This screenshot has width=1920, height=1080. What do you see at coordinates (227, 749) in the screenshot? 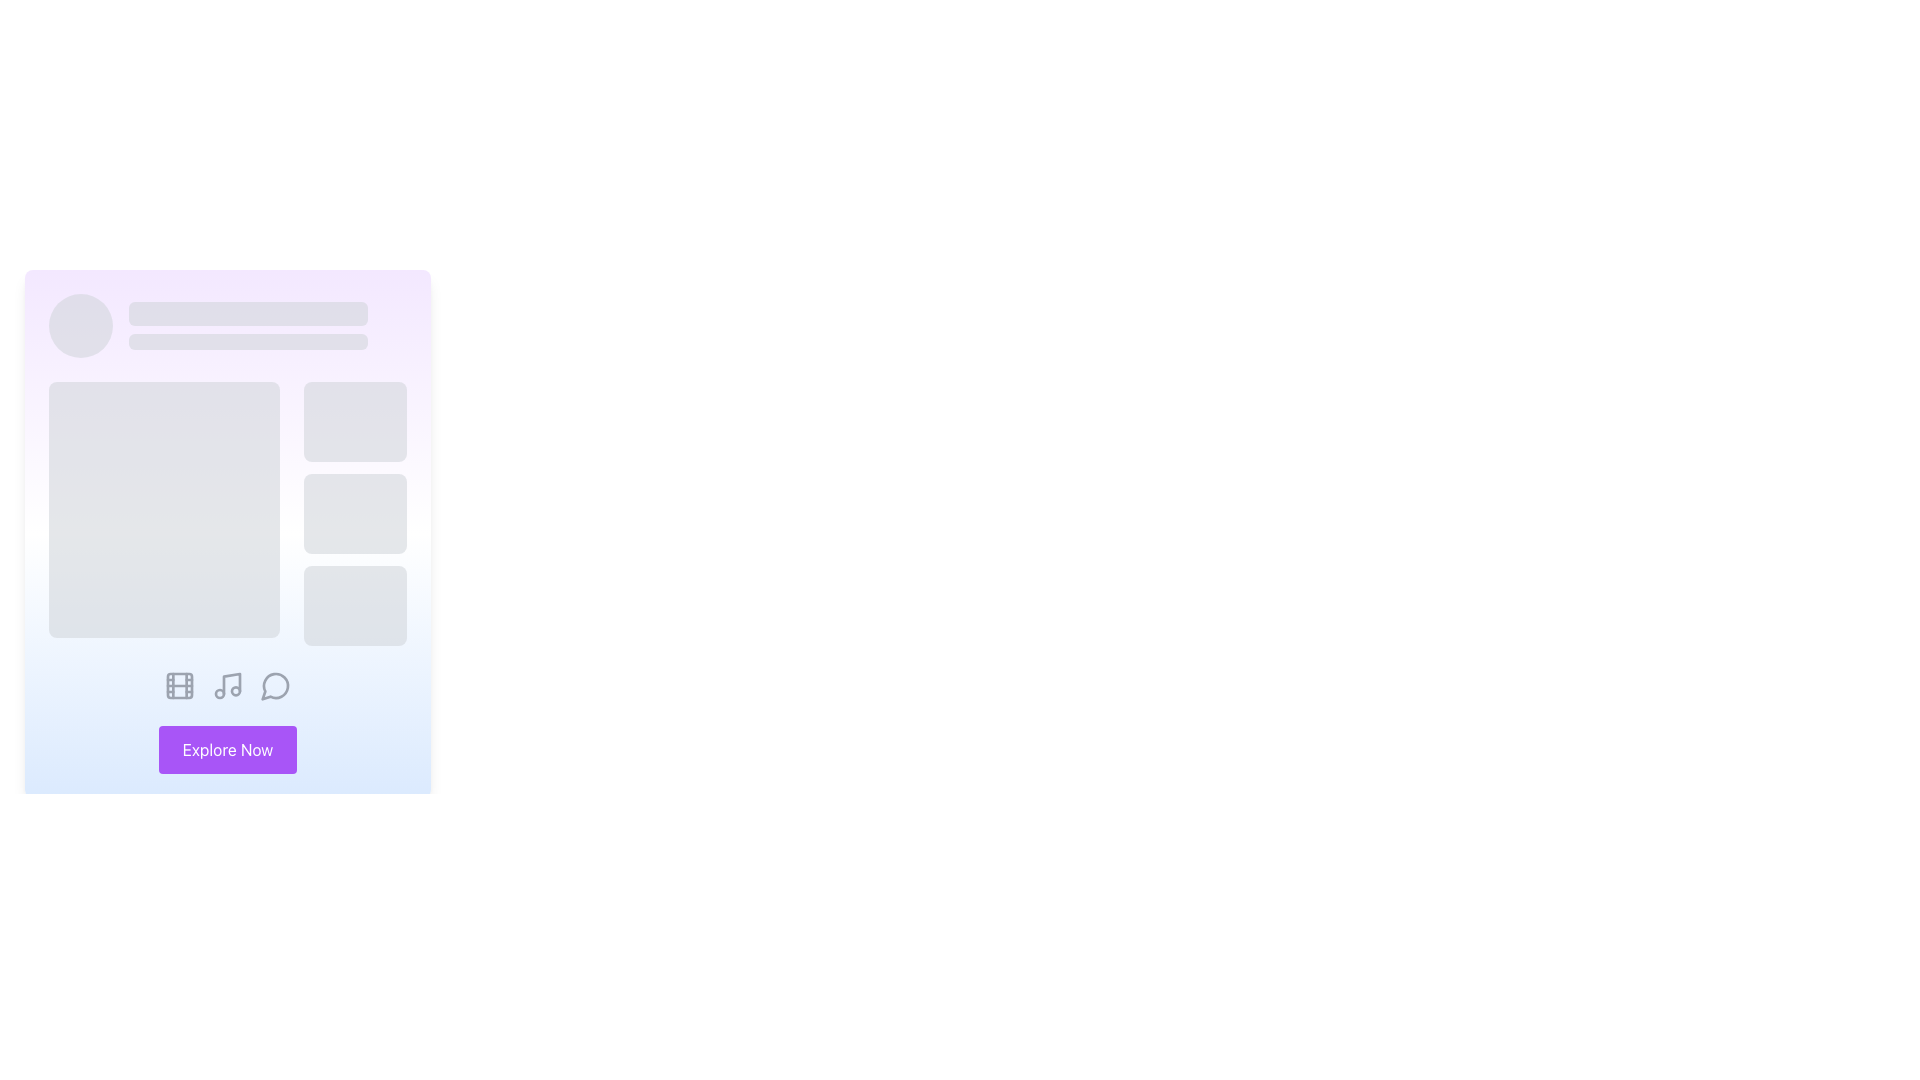
I see `the rectangular purple button labeled 'Explore Now' located at the lower center of the interface` at bounding box center [227, 749].